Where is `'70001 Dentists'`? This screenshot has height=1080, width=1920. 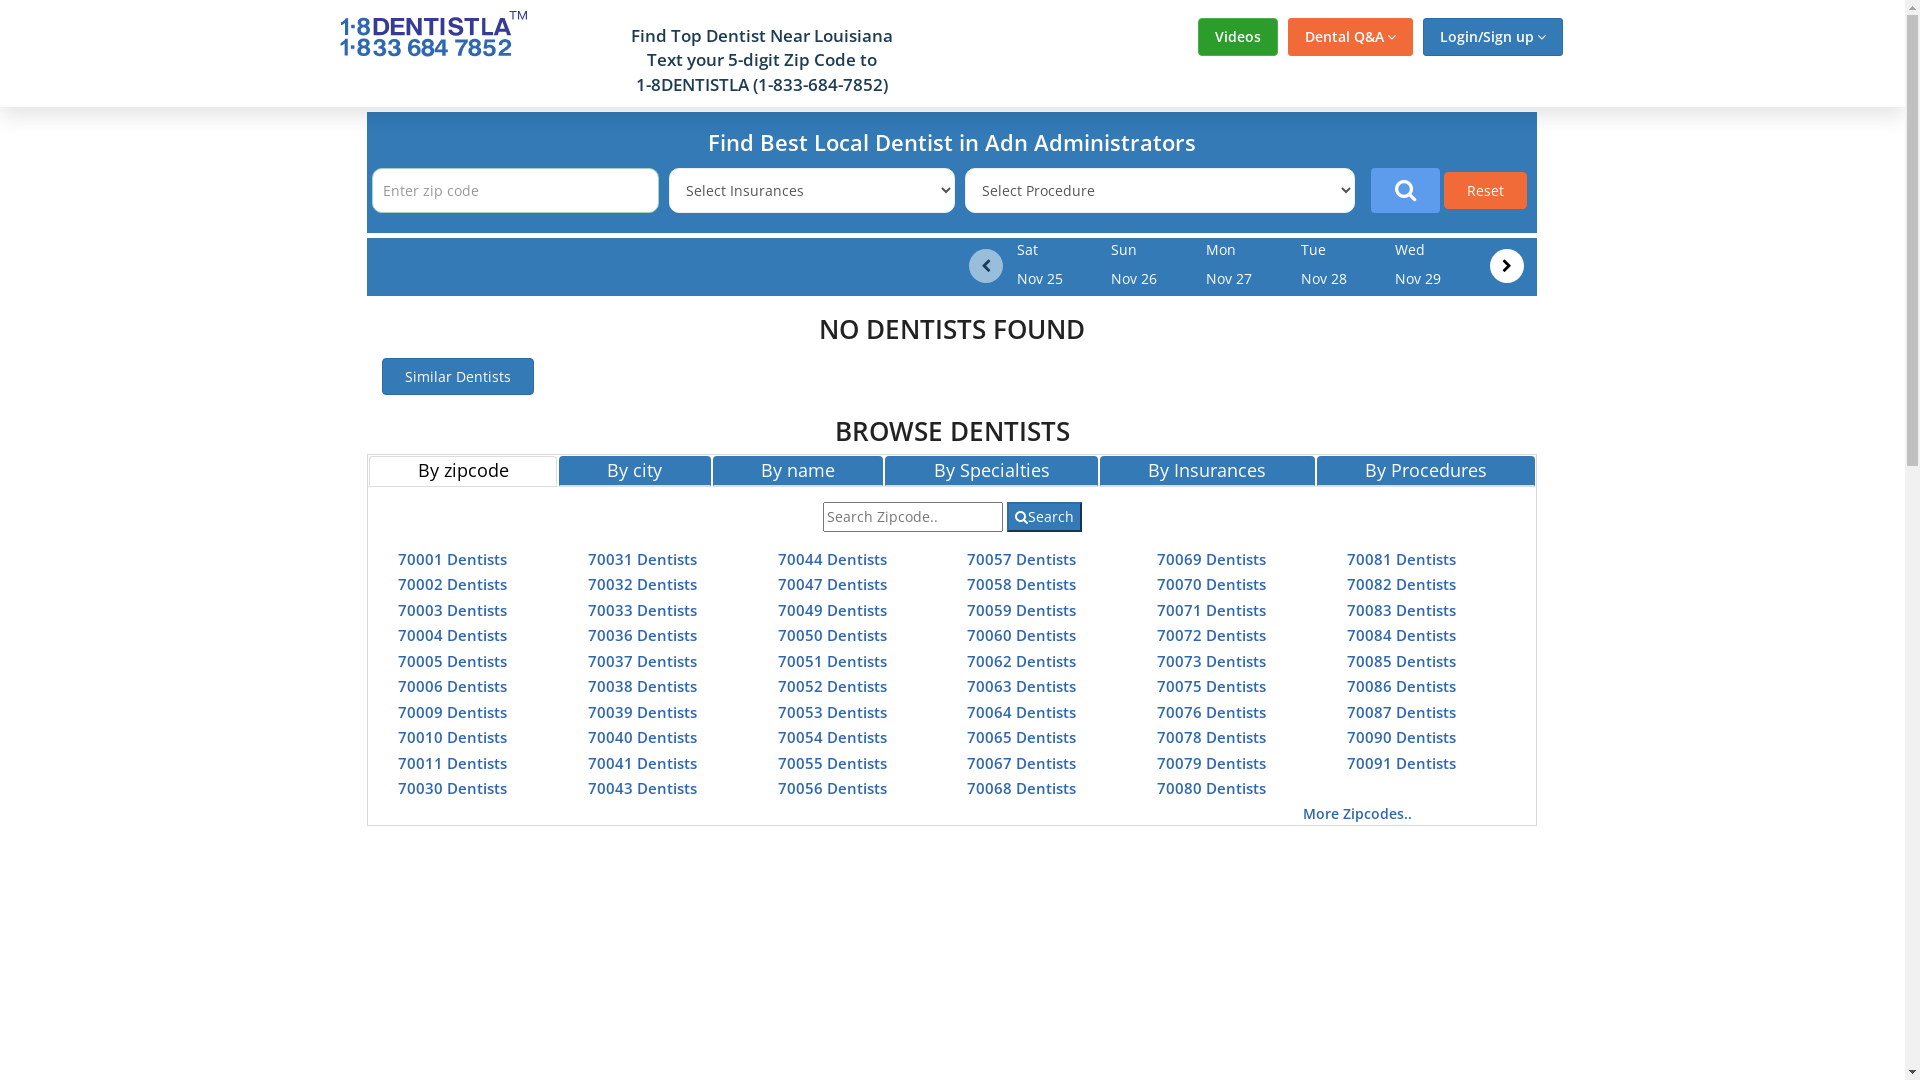 '70001 Dentists' is located at coordinates (451, 558).